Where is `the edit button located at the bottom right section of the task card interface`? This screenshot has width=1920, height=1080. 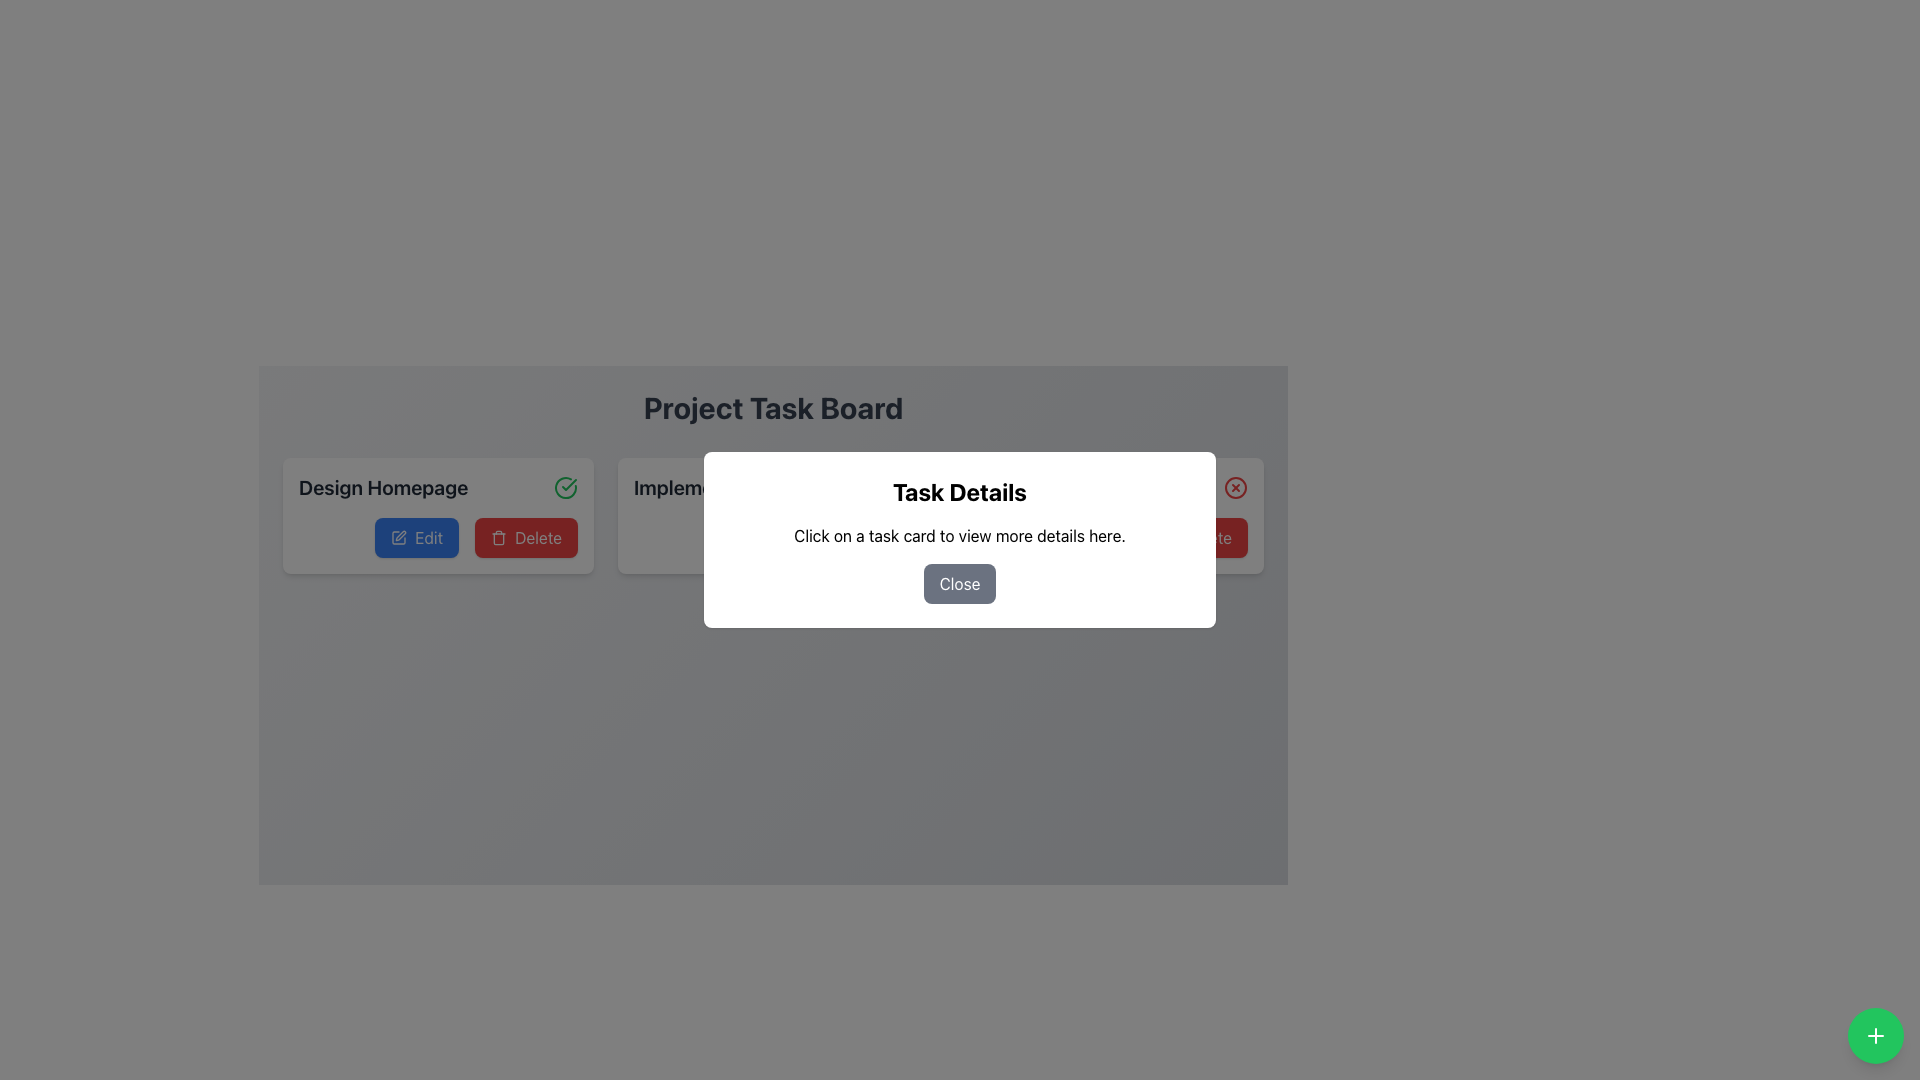
the edit button located at the bottom right section of the task card interface is located at coordinates (1086, 536).